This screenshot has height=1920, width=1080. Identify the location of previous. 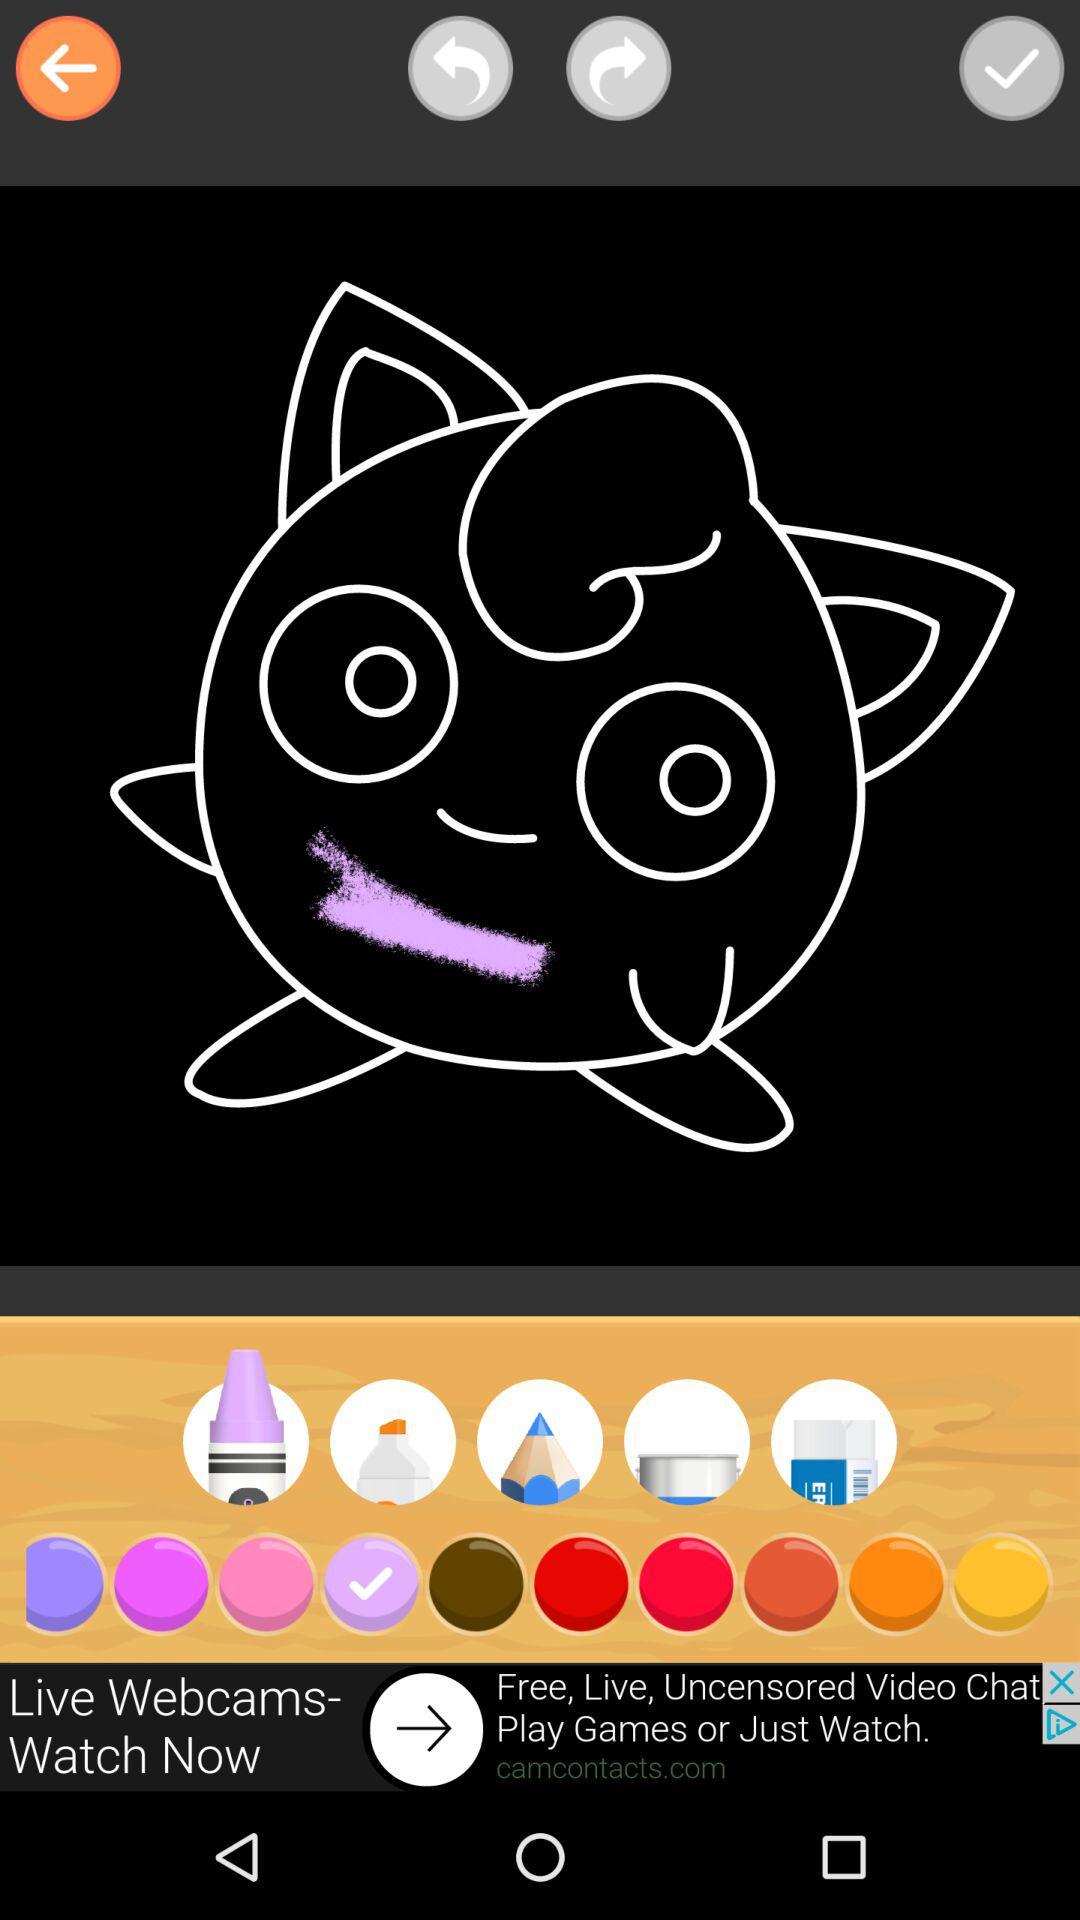
(460, 68).